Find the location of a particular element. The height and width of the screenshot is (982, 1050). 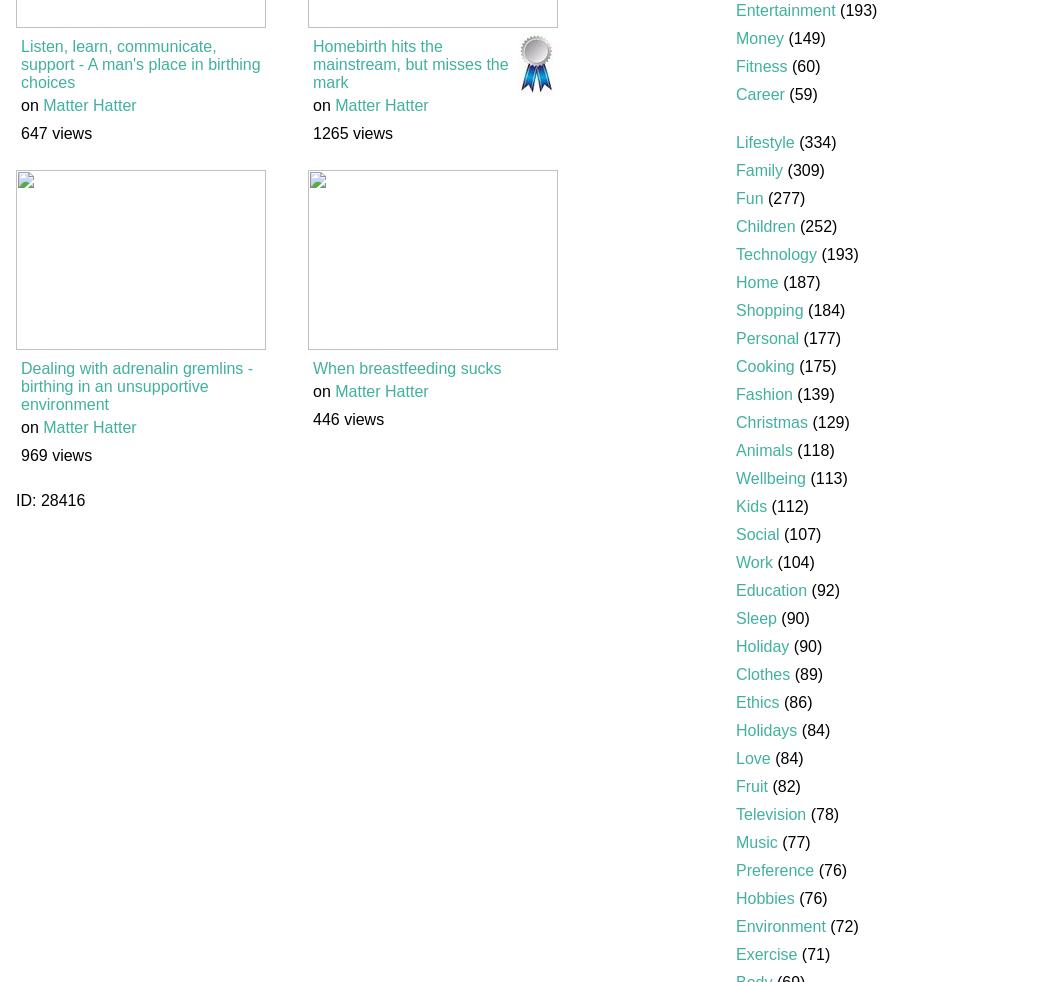

'(139)' is located at coordinates (812, 394).